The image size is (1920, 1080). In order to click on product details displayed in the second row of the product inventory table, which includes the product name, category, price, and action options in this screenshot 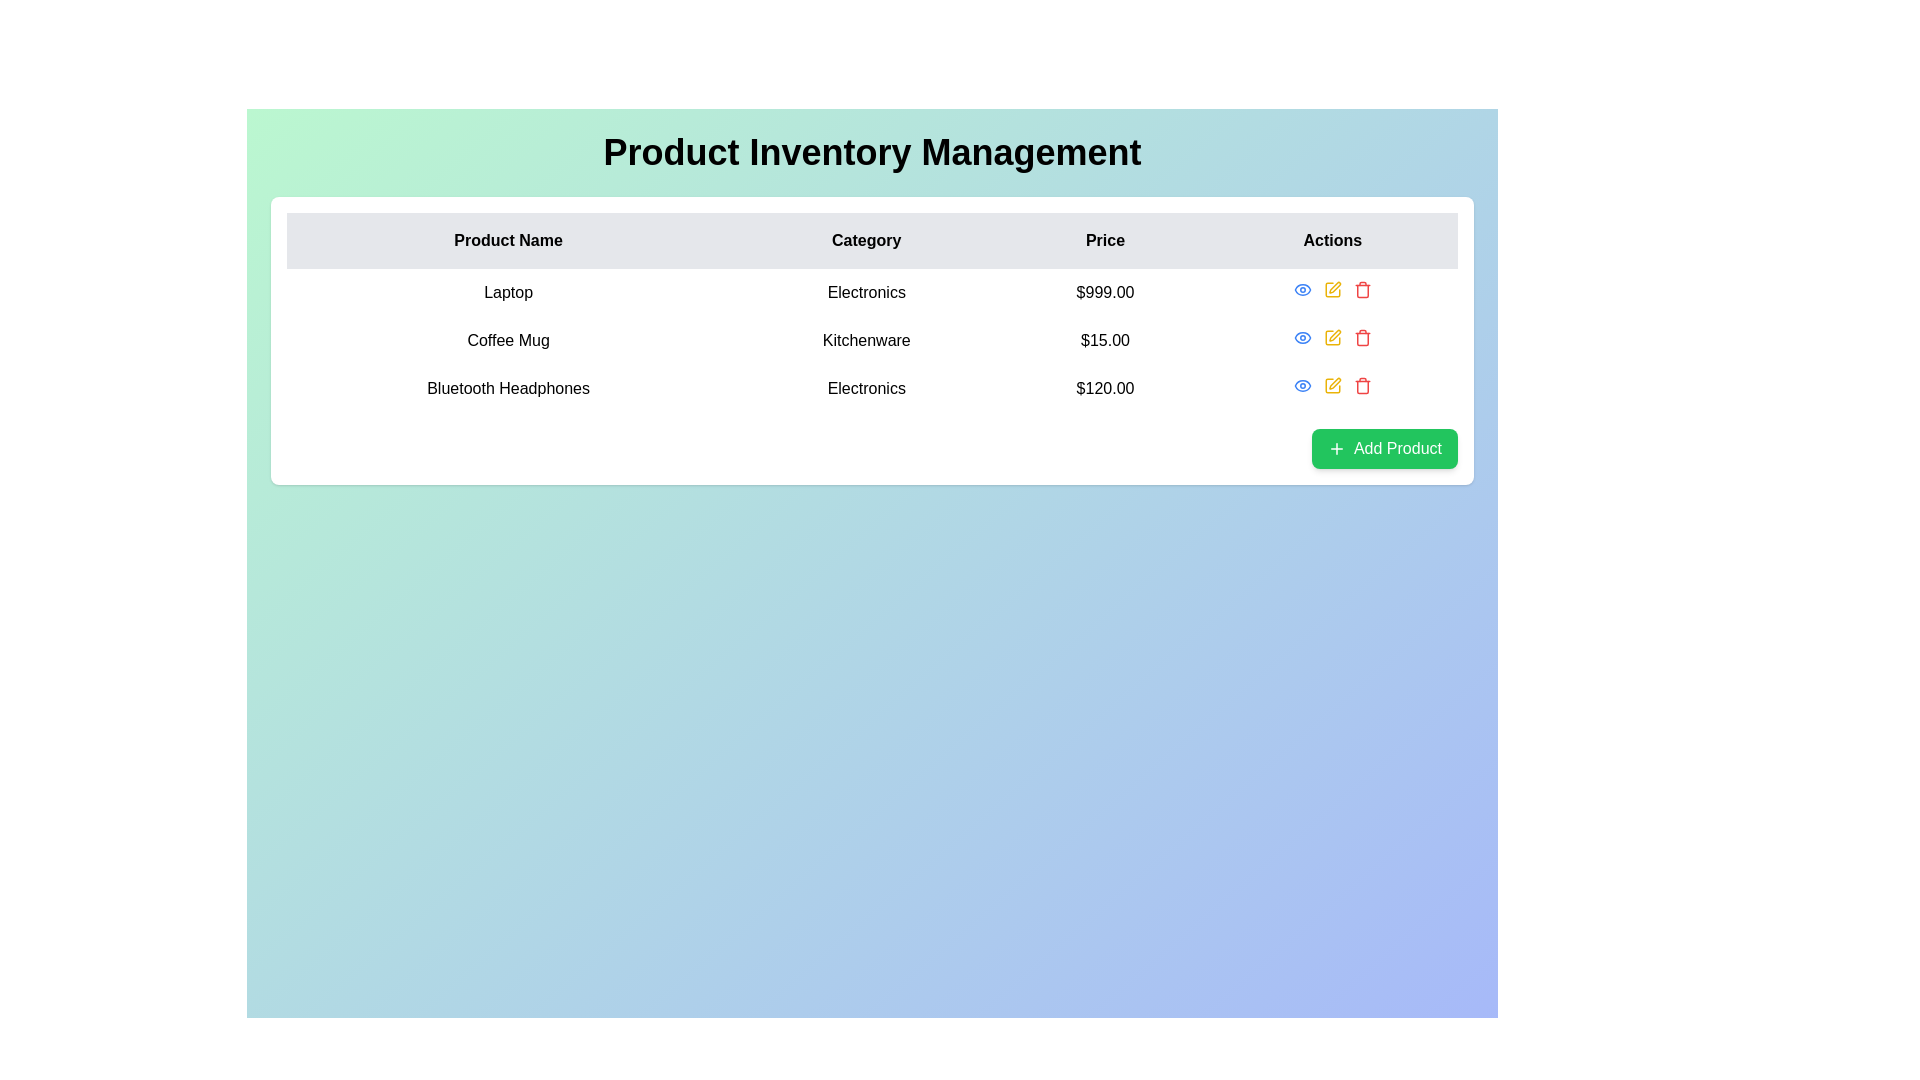, I will do `click(872, 339)`.